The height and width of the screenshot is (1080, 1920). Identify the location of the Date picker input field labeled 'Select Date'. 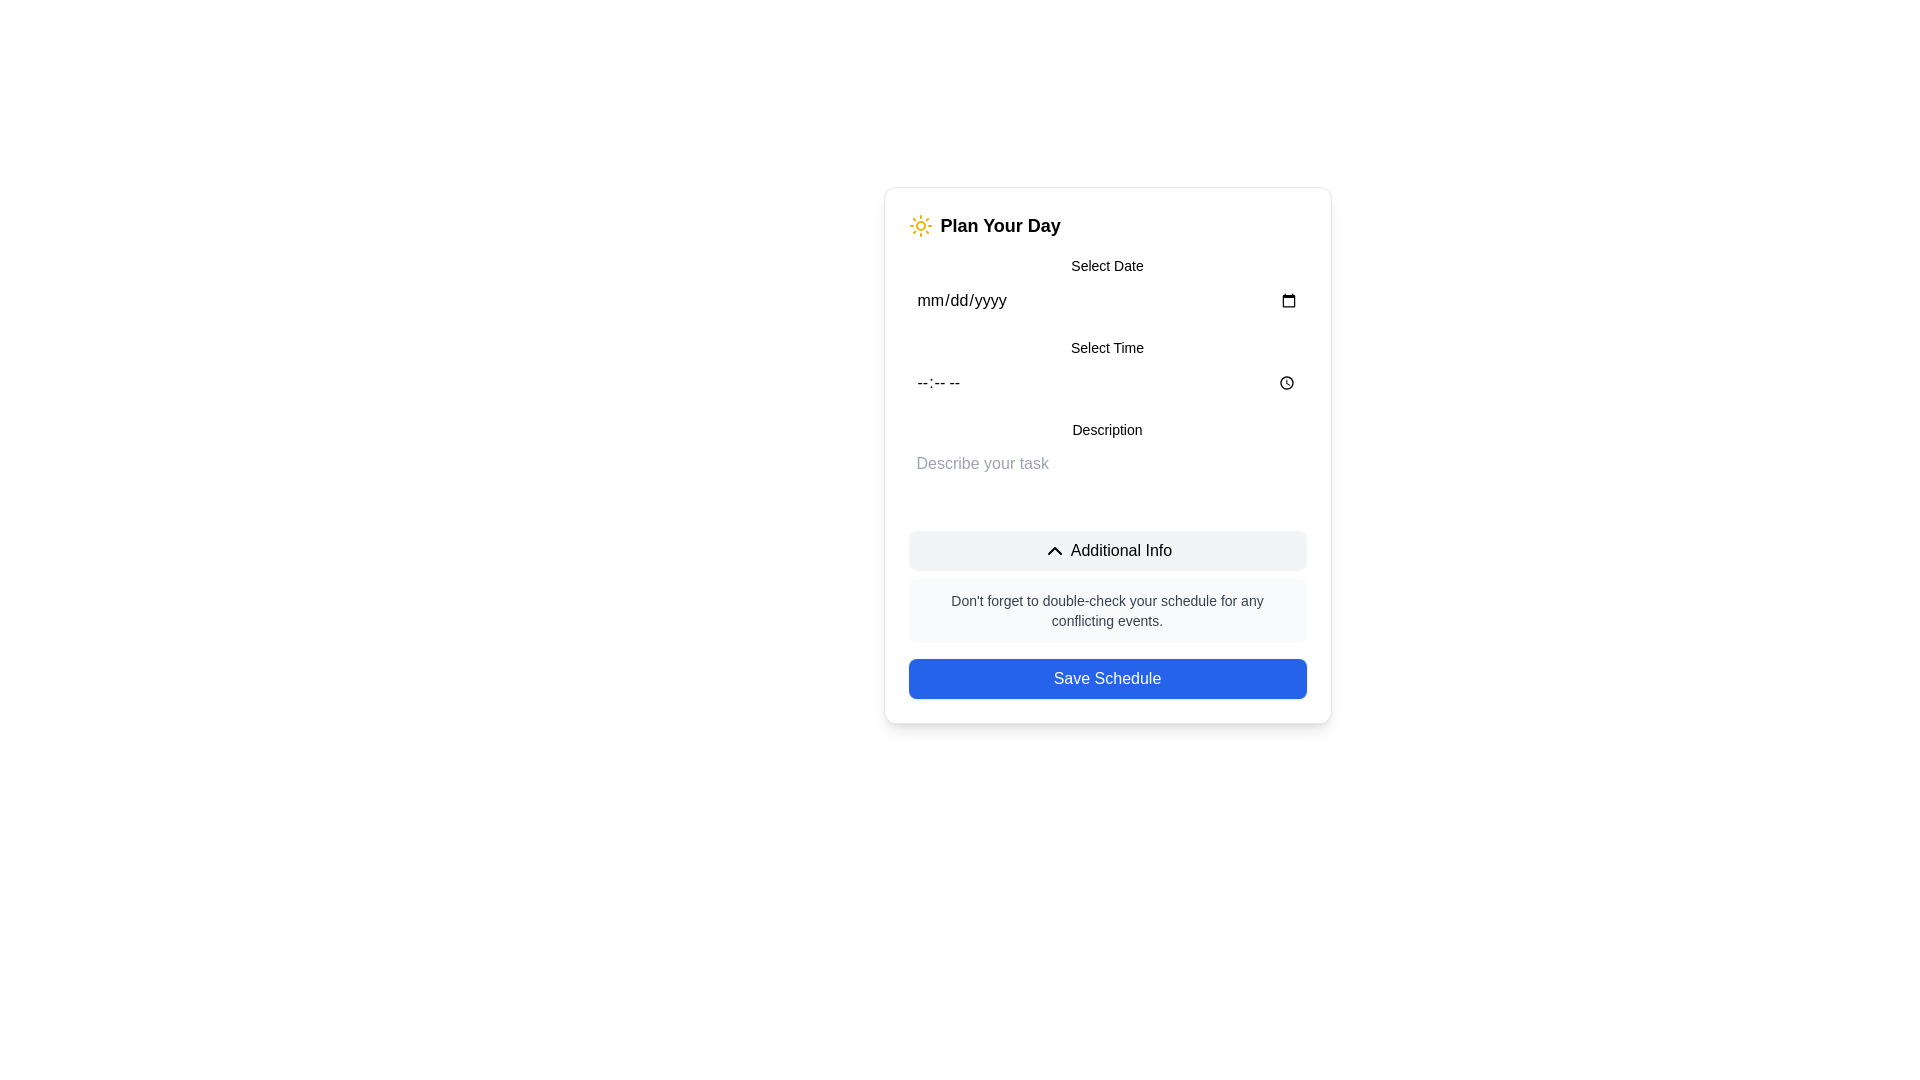
(1106, 289).